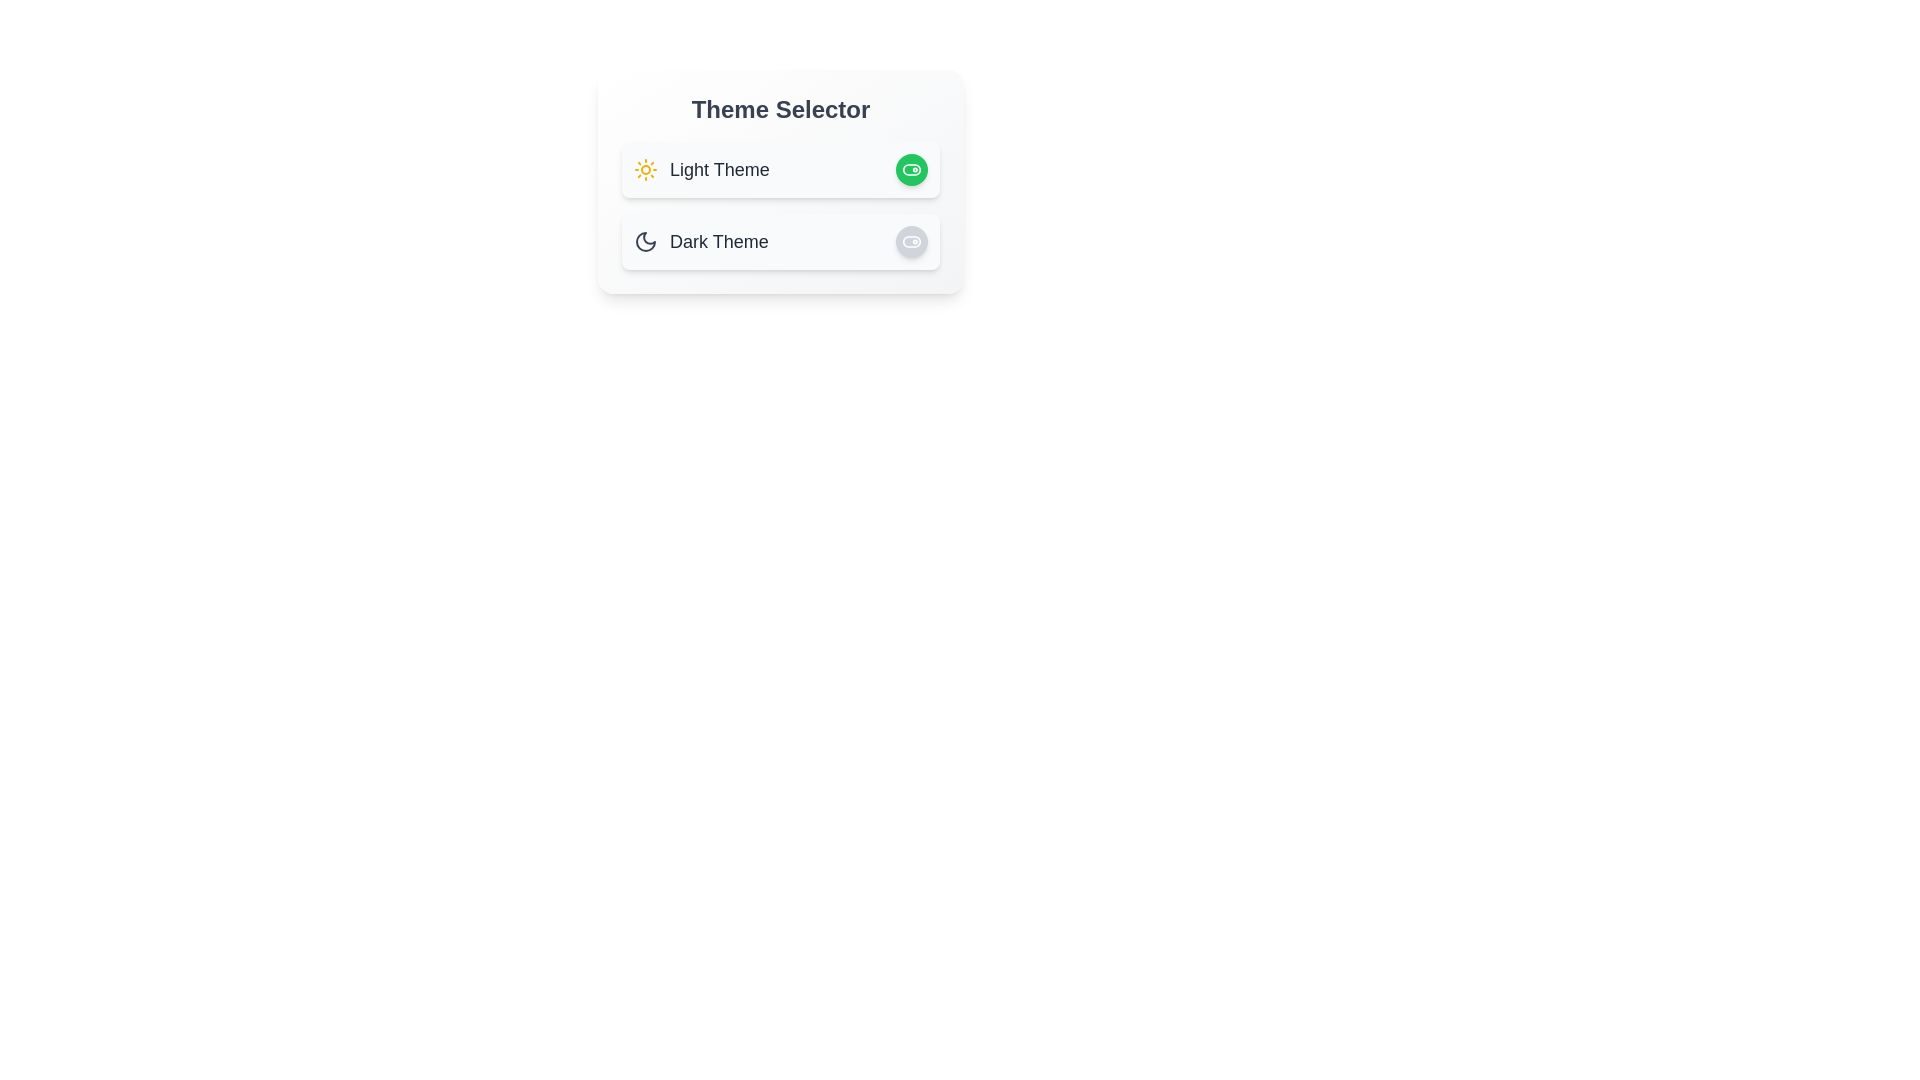 The image size is (1920, 1080). I want to click on the 'Light Theme' text to select the light theme, so click(701, 168).